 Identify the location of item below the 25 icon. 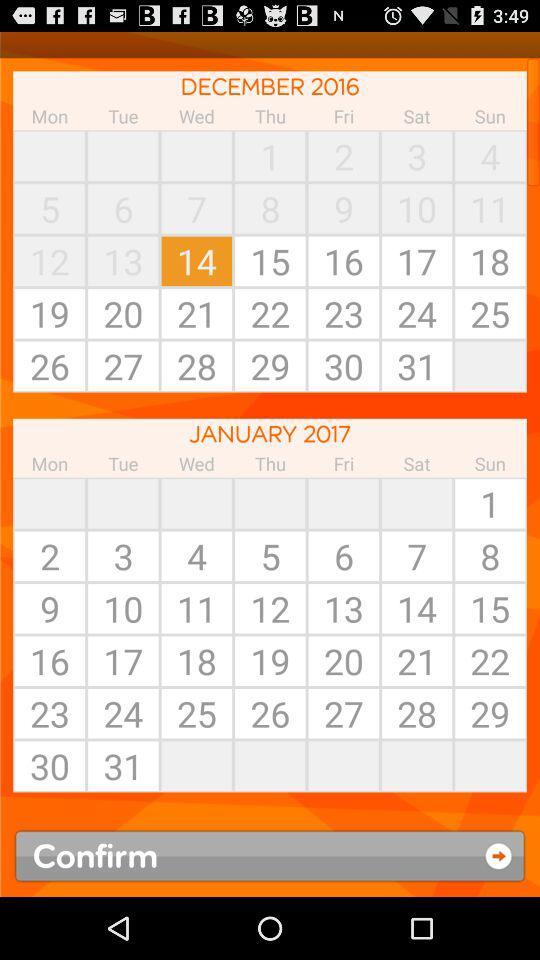
(270, 765).